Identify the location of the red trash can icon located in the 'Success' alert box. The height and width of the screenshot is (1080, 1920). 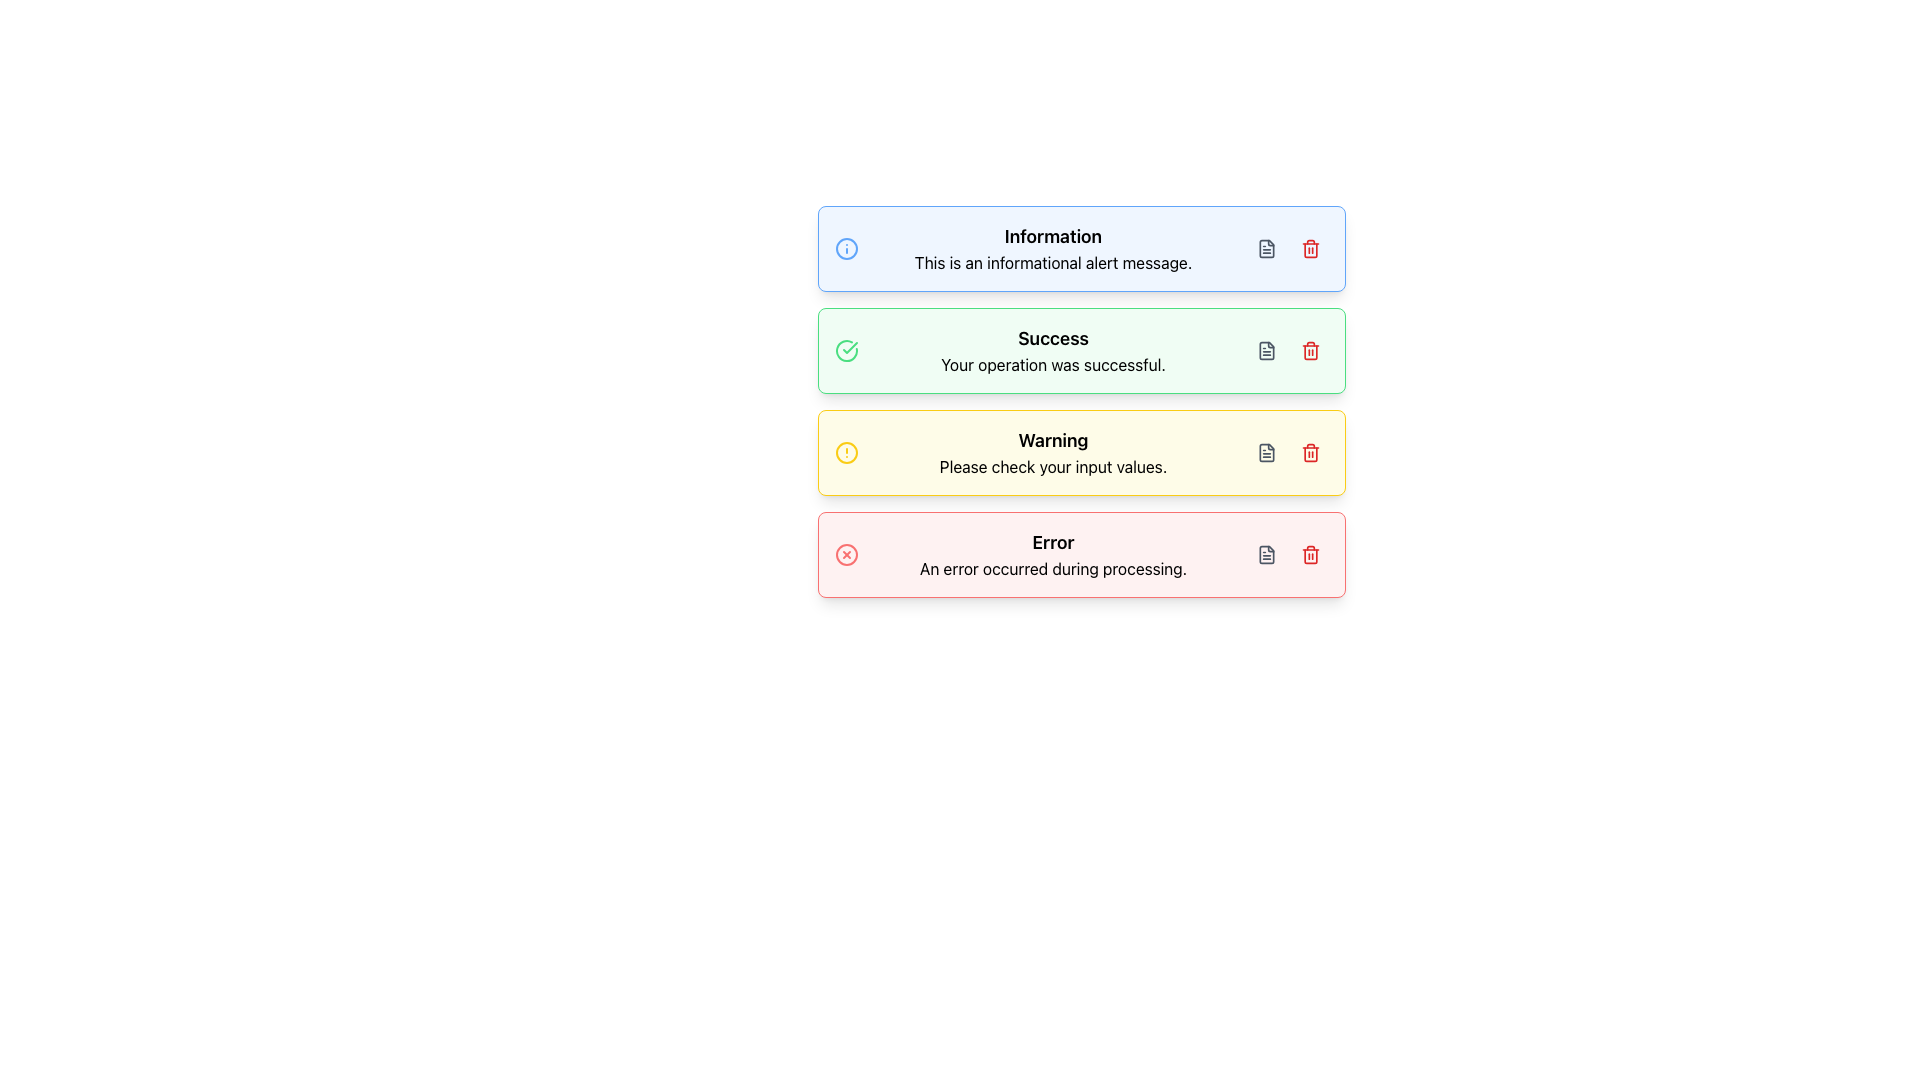
(1310, 350).